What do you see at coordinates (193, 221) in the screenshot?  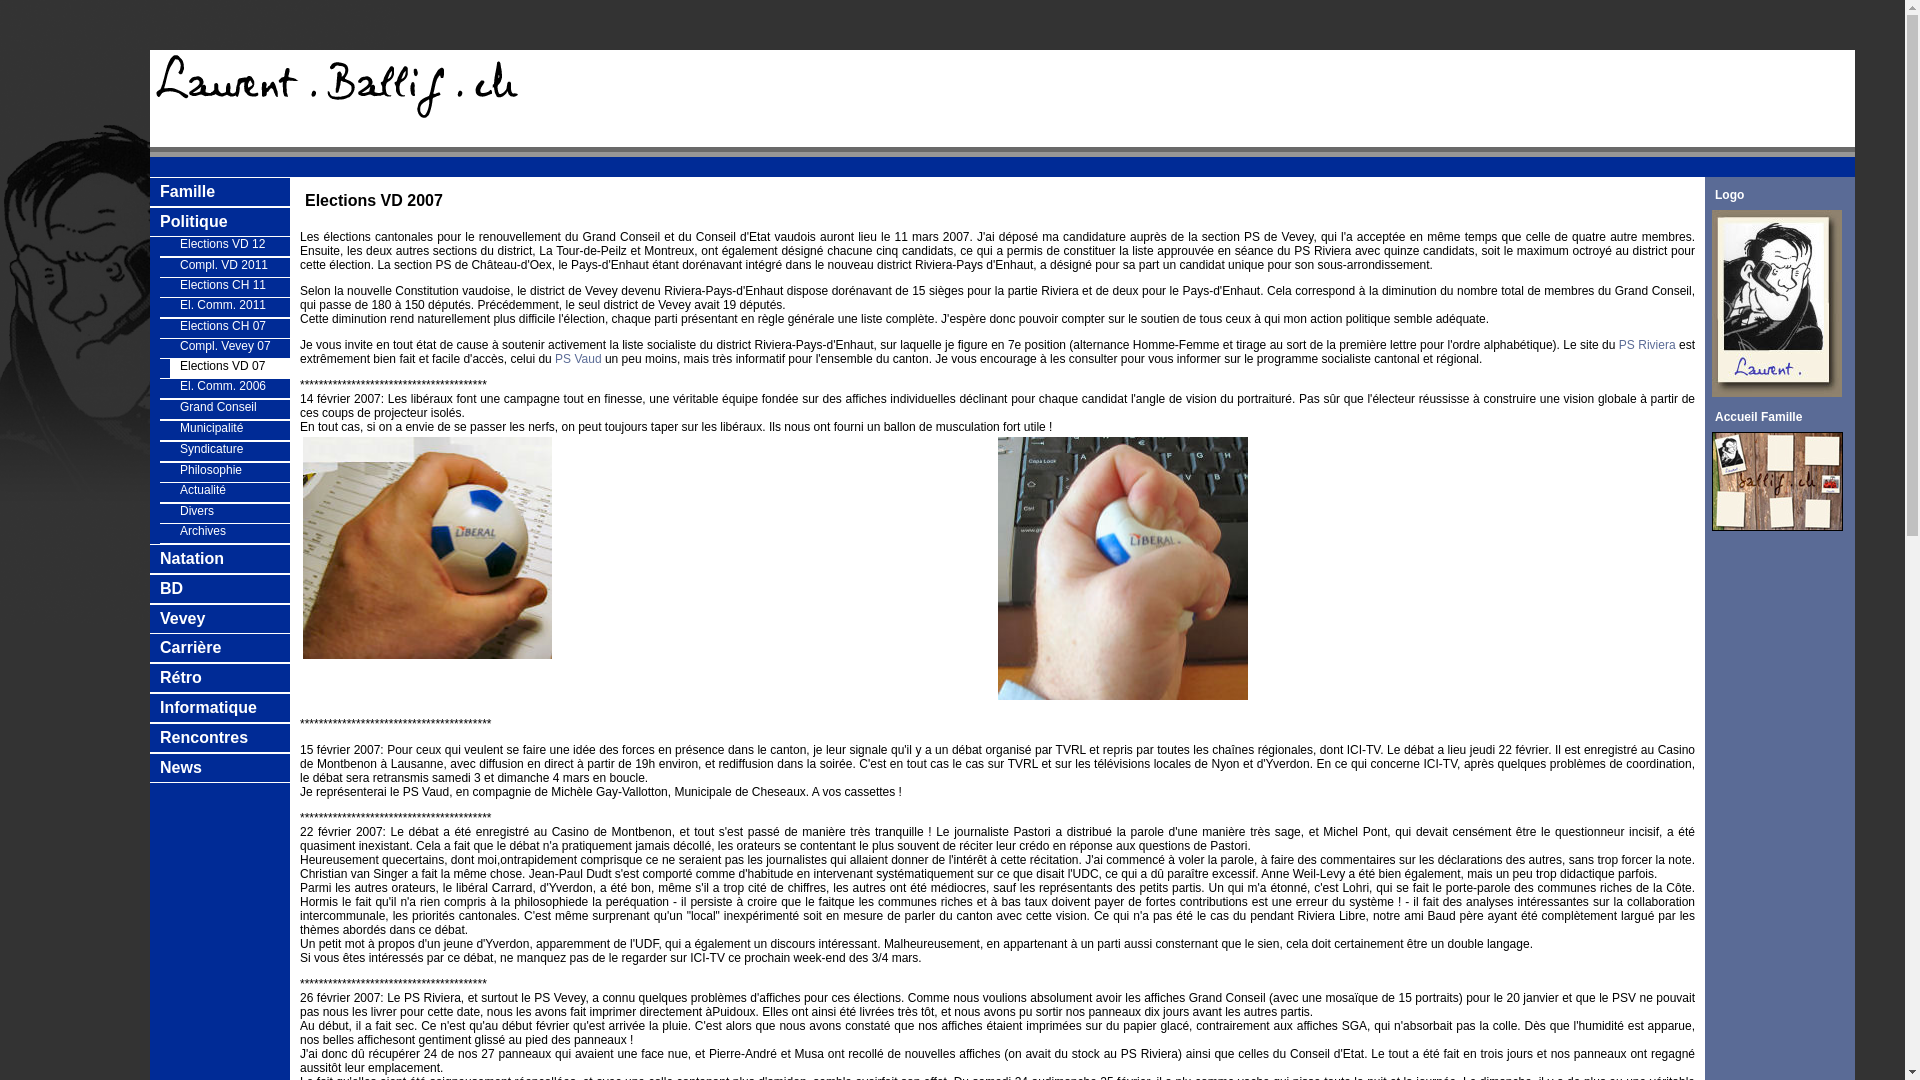 I see `'Politique'` at bounding box center [193, 221].